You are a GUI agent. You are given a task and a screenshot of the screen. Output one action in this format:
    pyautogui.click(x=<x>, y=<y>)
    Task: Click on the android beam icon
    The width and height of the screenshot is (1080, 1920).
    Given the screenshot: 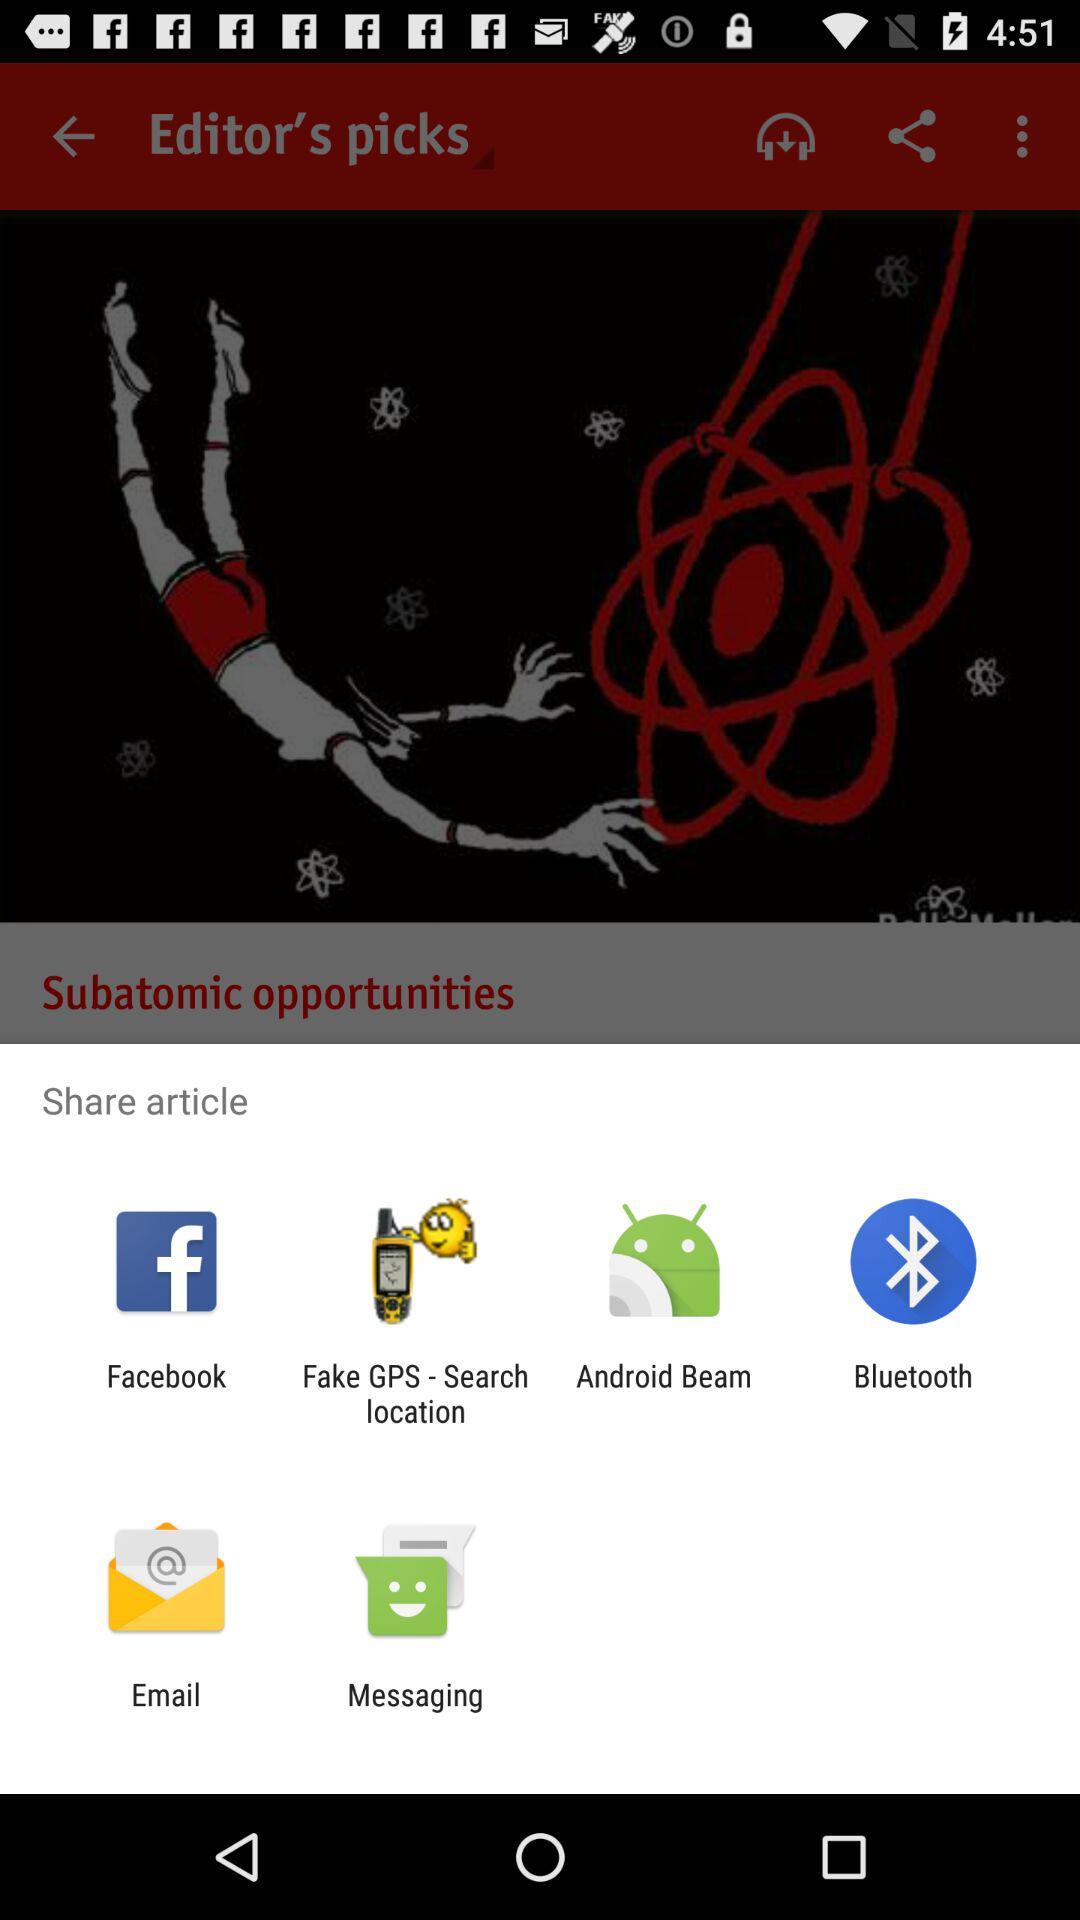 What is the action you would take?
    pyautogui.click(x=664, y=1392)
    